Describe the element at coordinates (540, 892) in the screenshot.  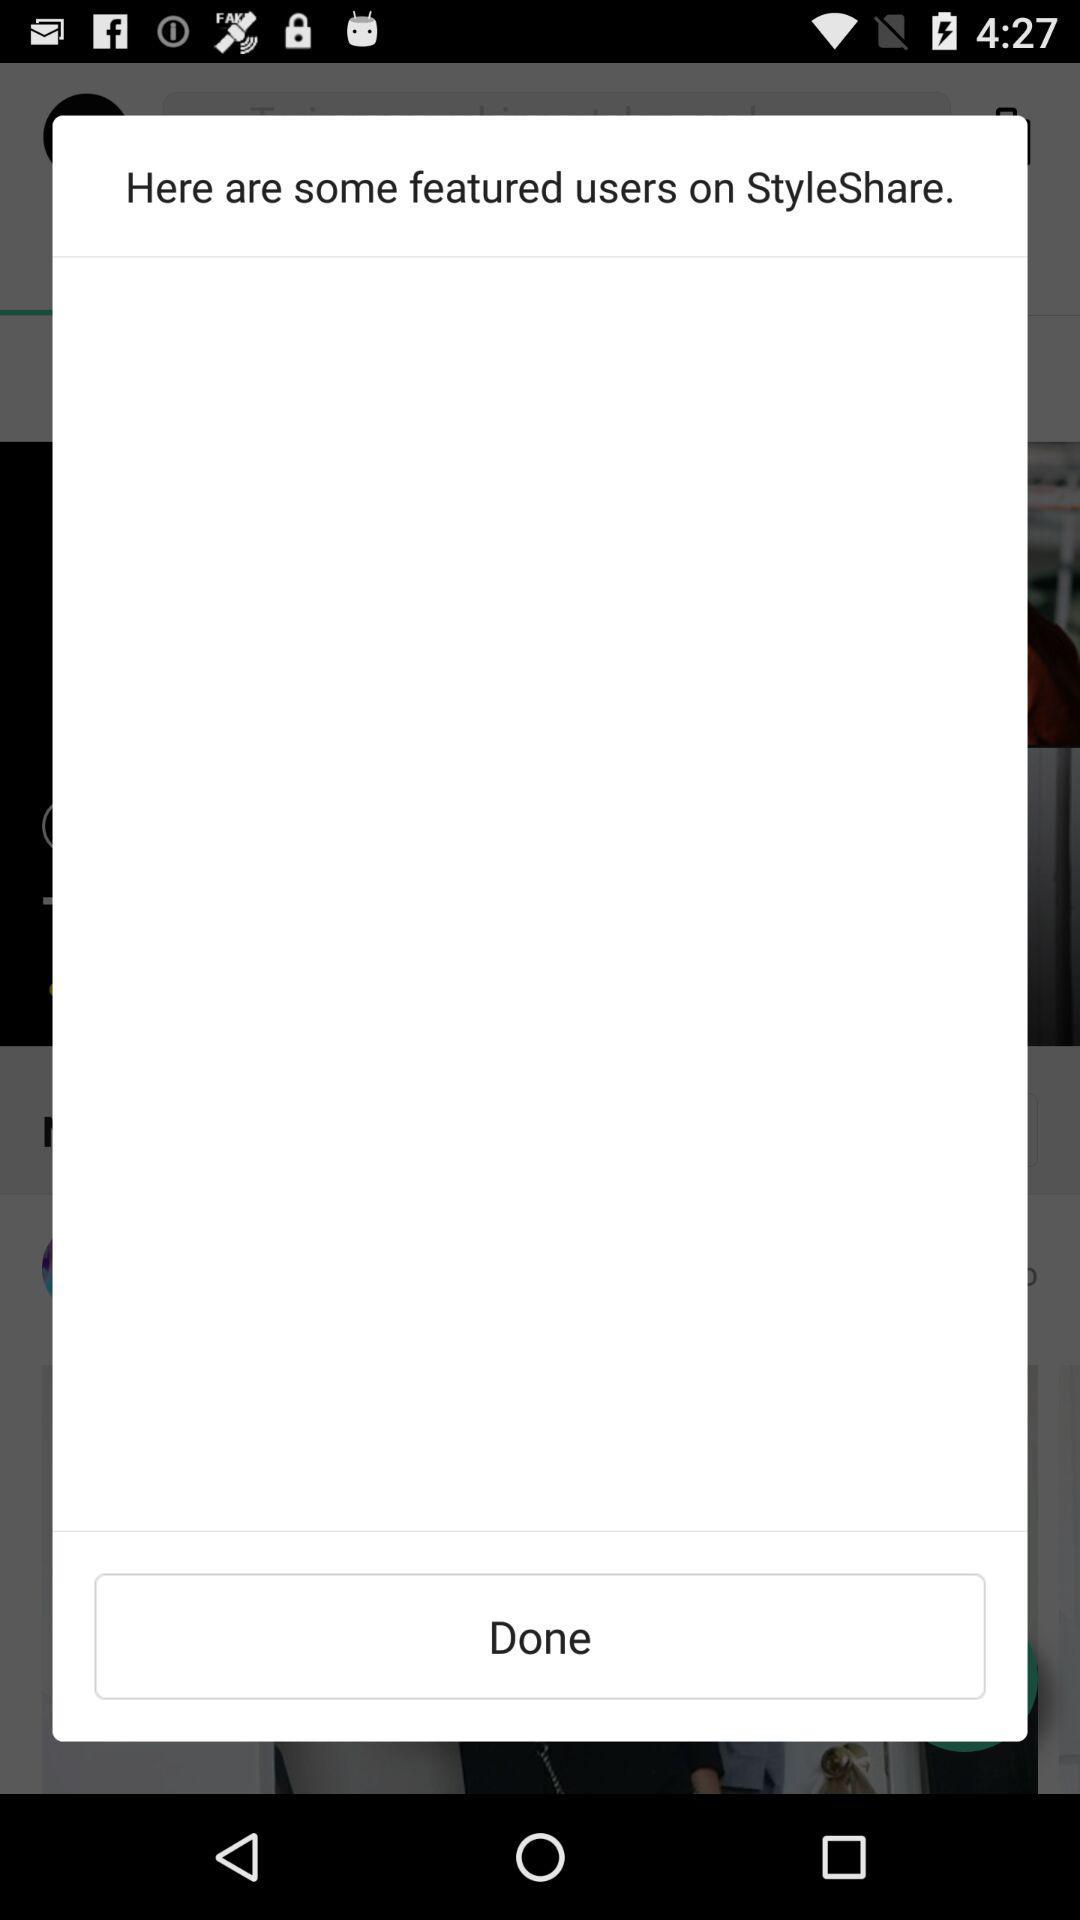
I see `text area` at that location.